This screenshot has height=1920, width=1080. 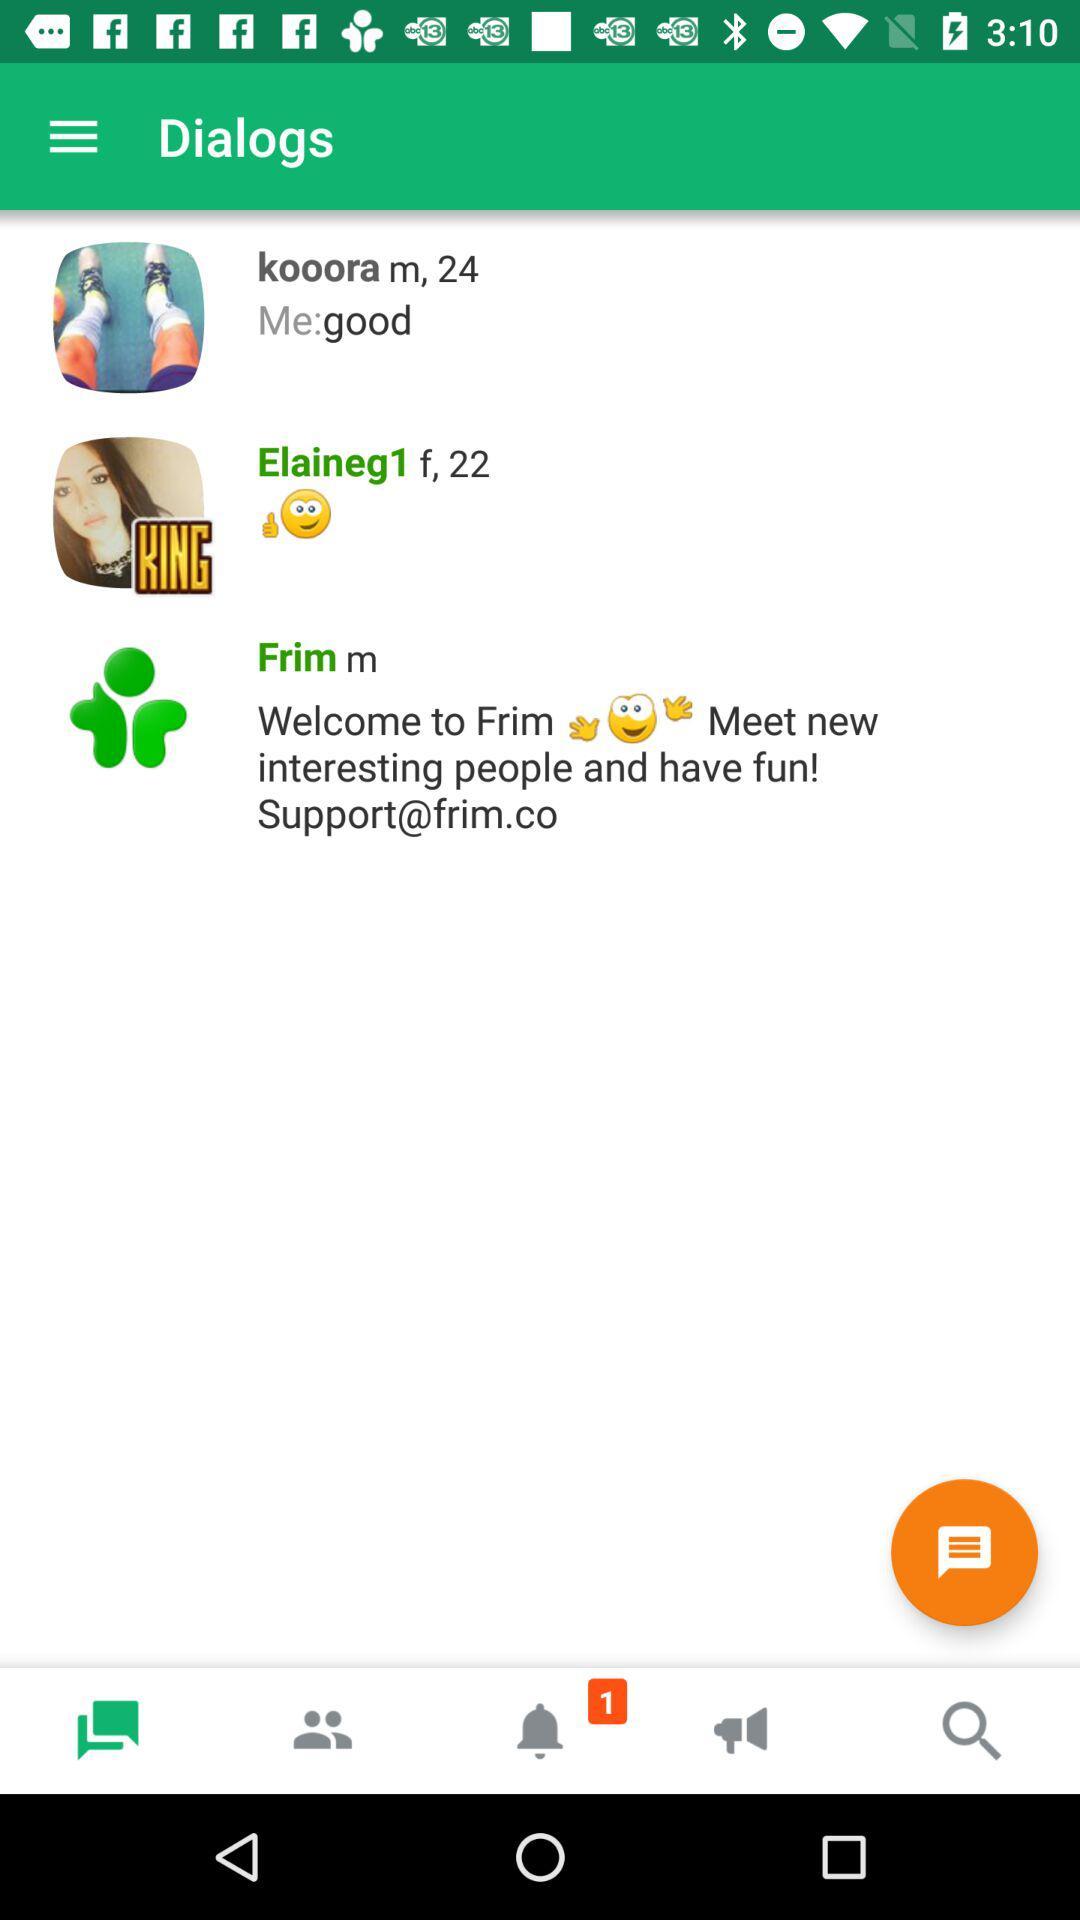 What do you see at coordinates (658, 513) in the screenshot?
I see `the item below the elaineg1 item` at bounding box center [658, 513].